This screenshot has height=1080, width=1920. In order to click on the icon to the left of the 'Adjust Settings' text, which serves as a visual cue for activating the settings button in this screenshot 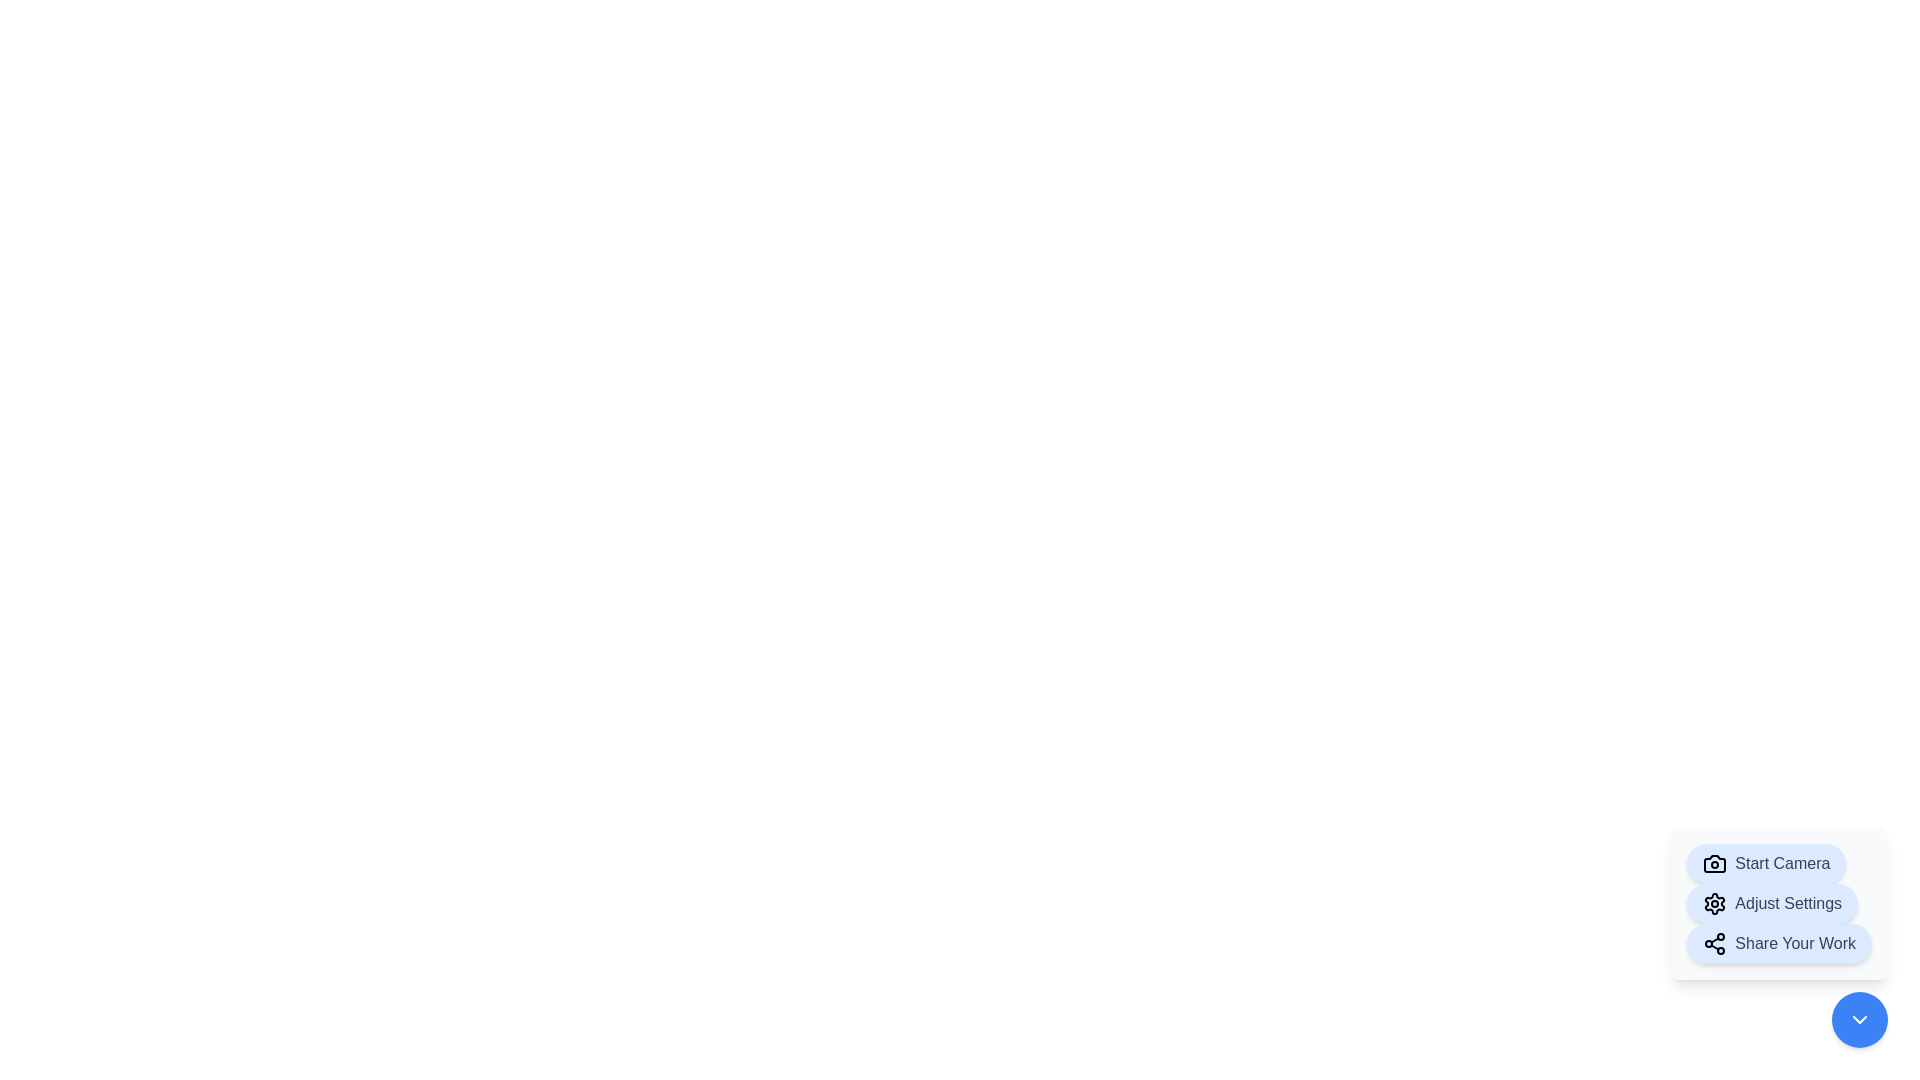, I will do `click(1714, 903)`.